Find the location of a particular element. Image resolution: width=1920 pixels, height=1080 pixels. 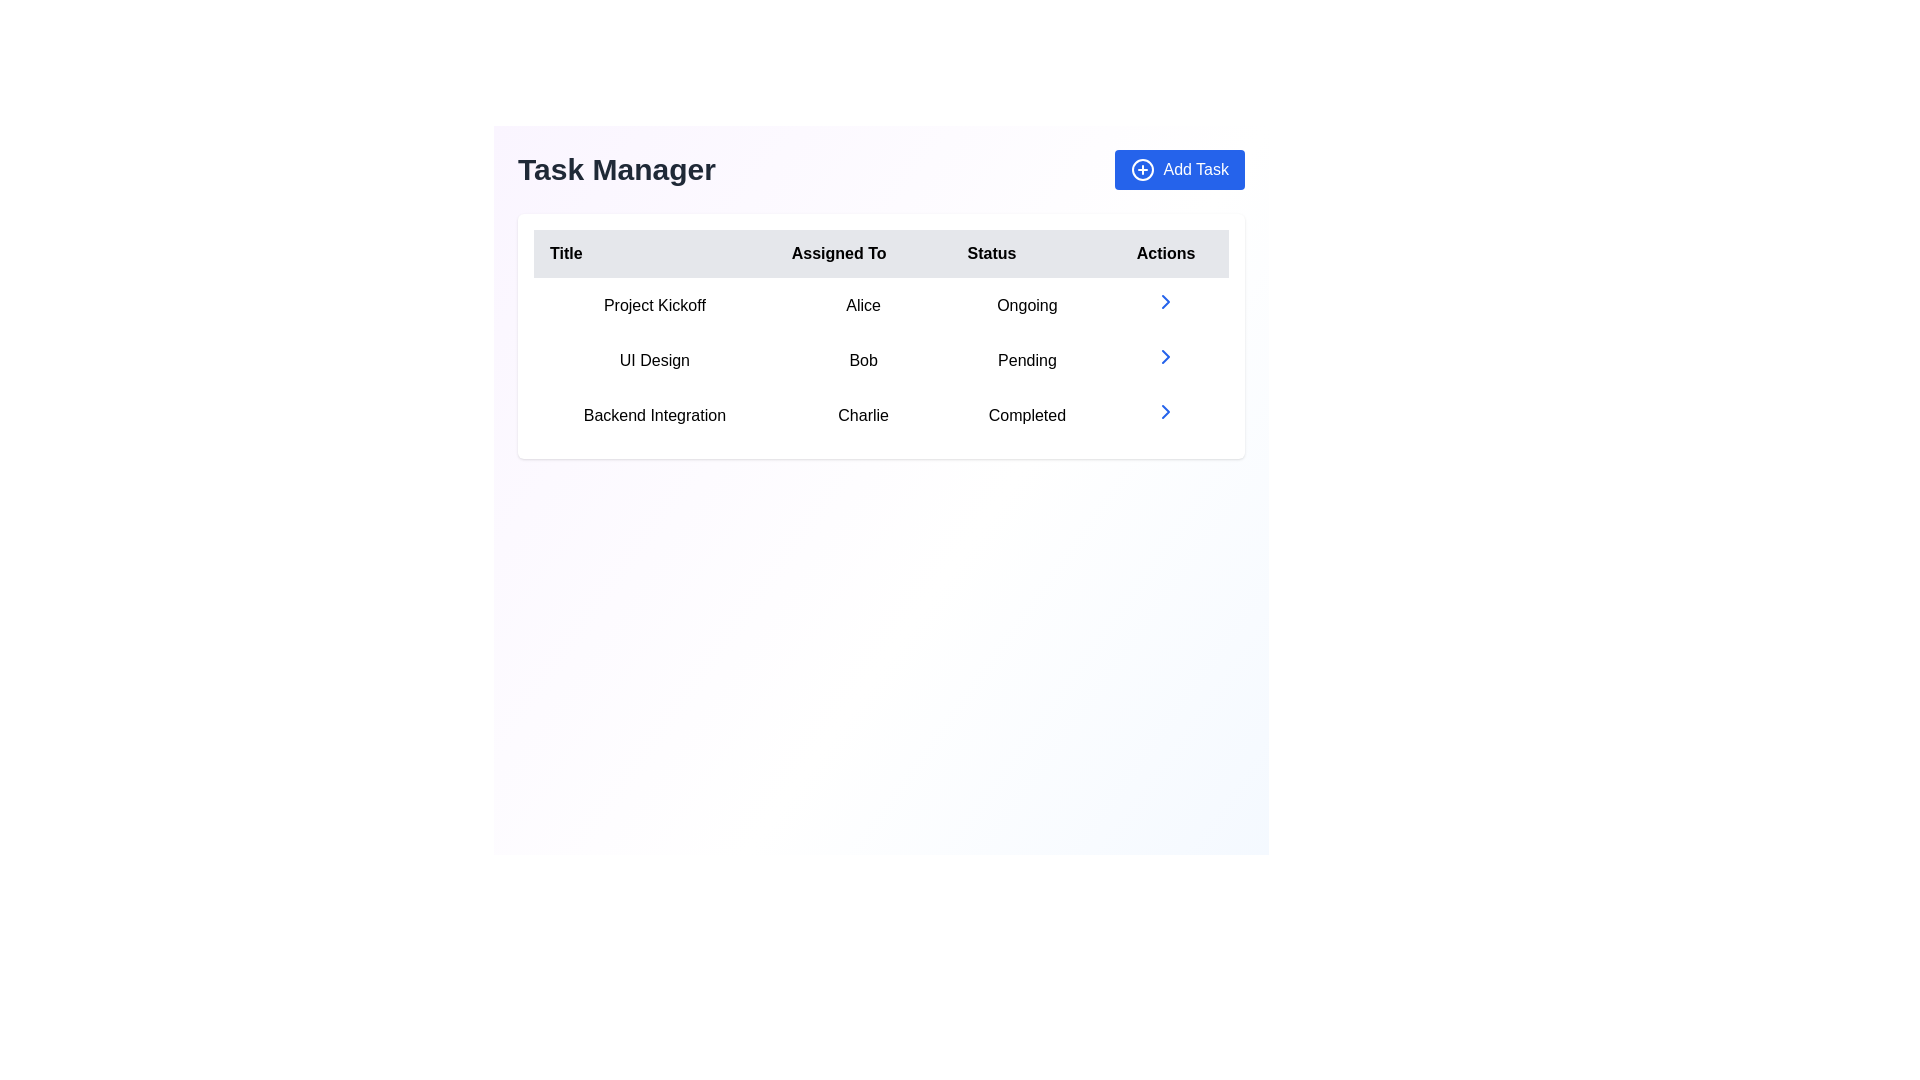

the static text element that serves as the title or identifier for the associated task entry, located in the first column of the first row in the table, under the 'Title' column header is located at coordinates (654, 305).